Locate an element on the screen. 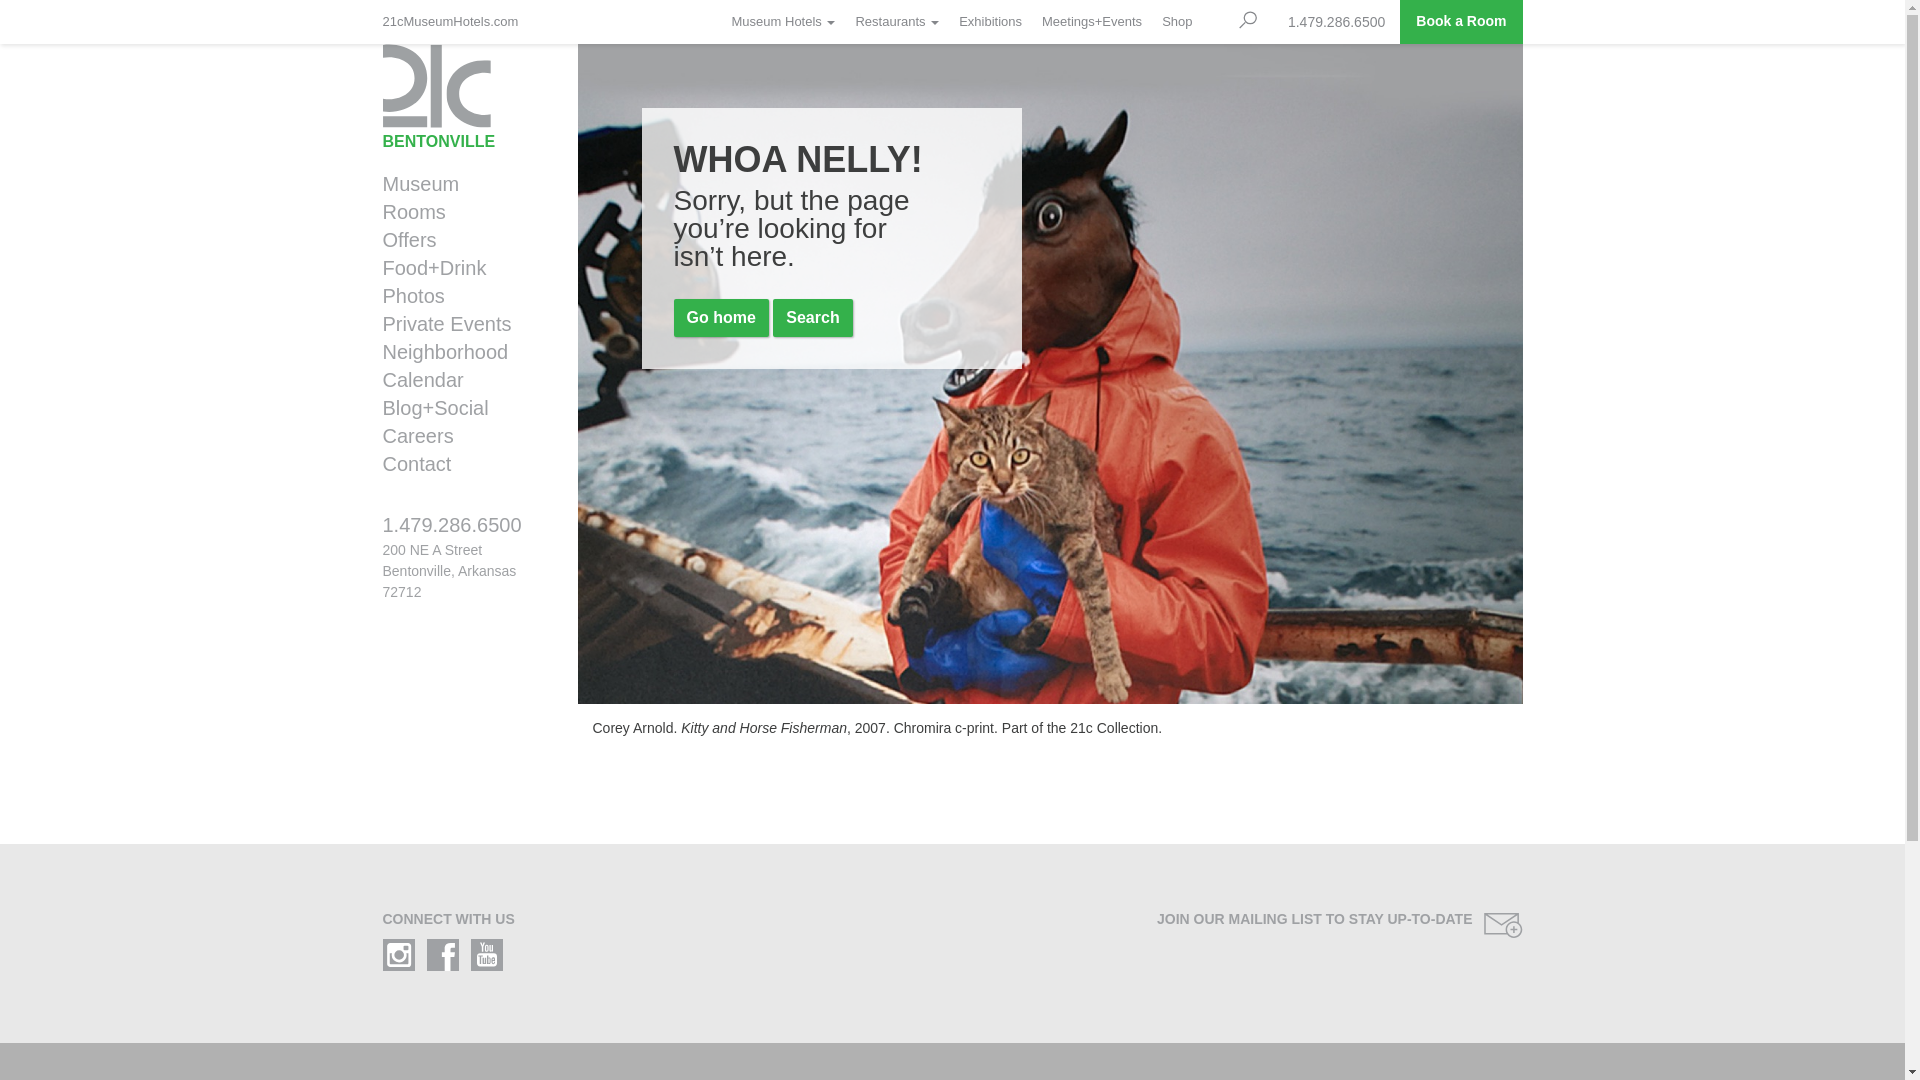  'Blog+Social' is located at coordinates (457, 407).